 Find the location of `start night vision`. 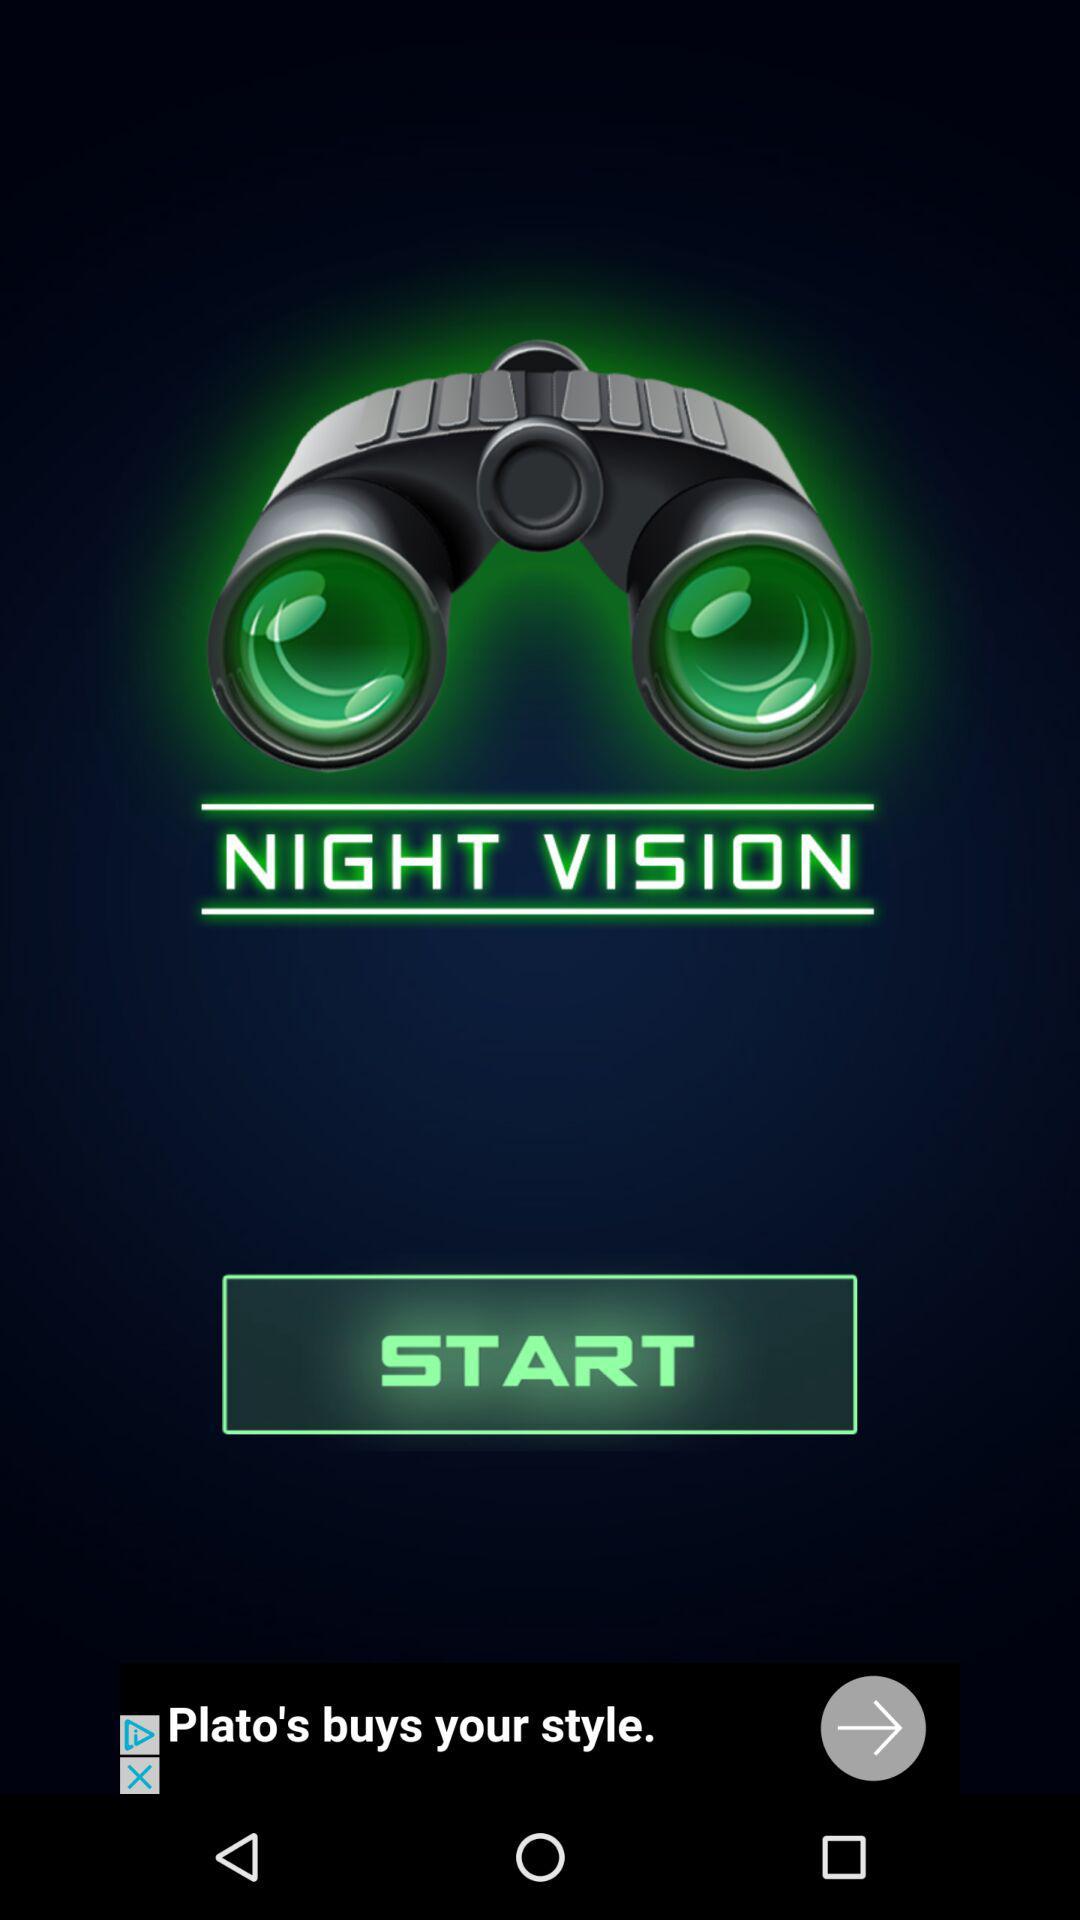

start night vision is located at coordinates (538, 1352).